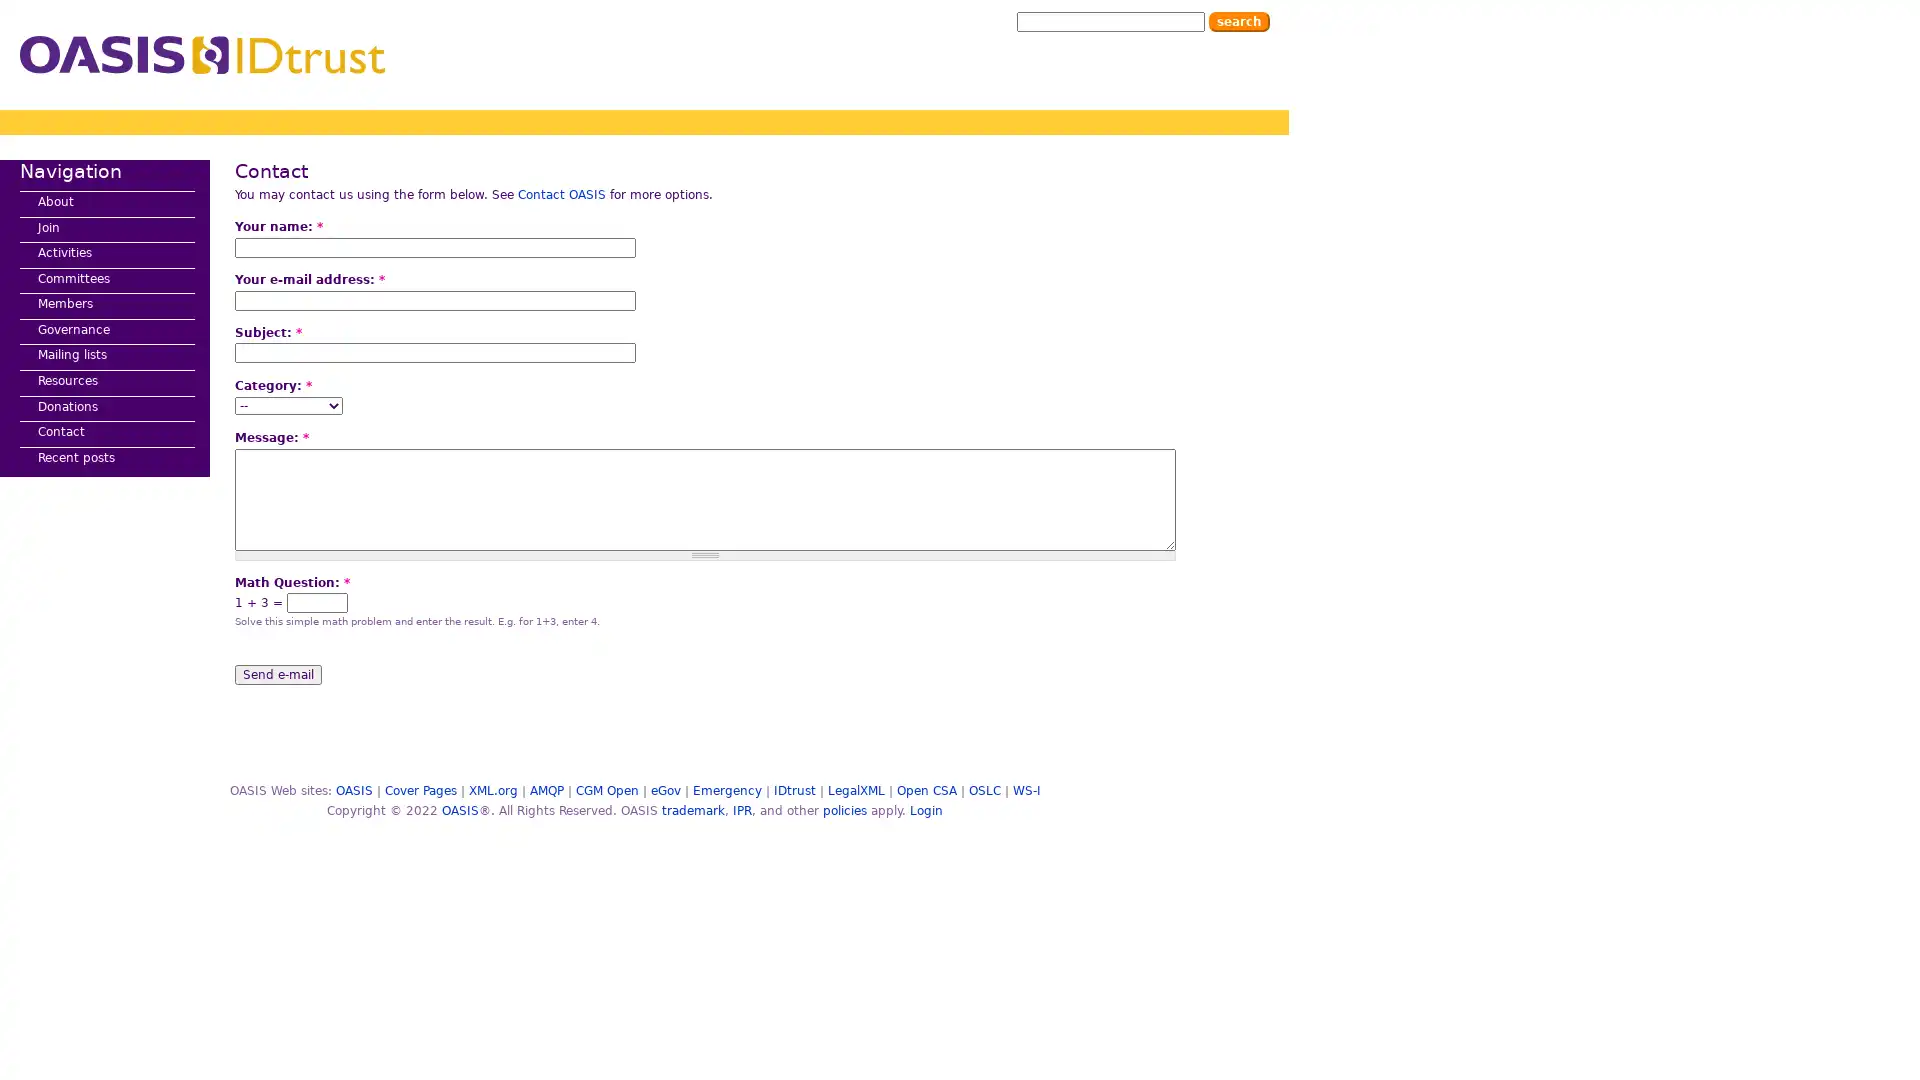 This screenshot has height=1080, width=1920. I want to click on Search, so click(1238, 22).